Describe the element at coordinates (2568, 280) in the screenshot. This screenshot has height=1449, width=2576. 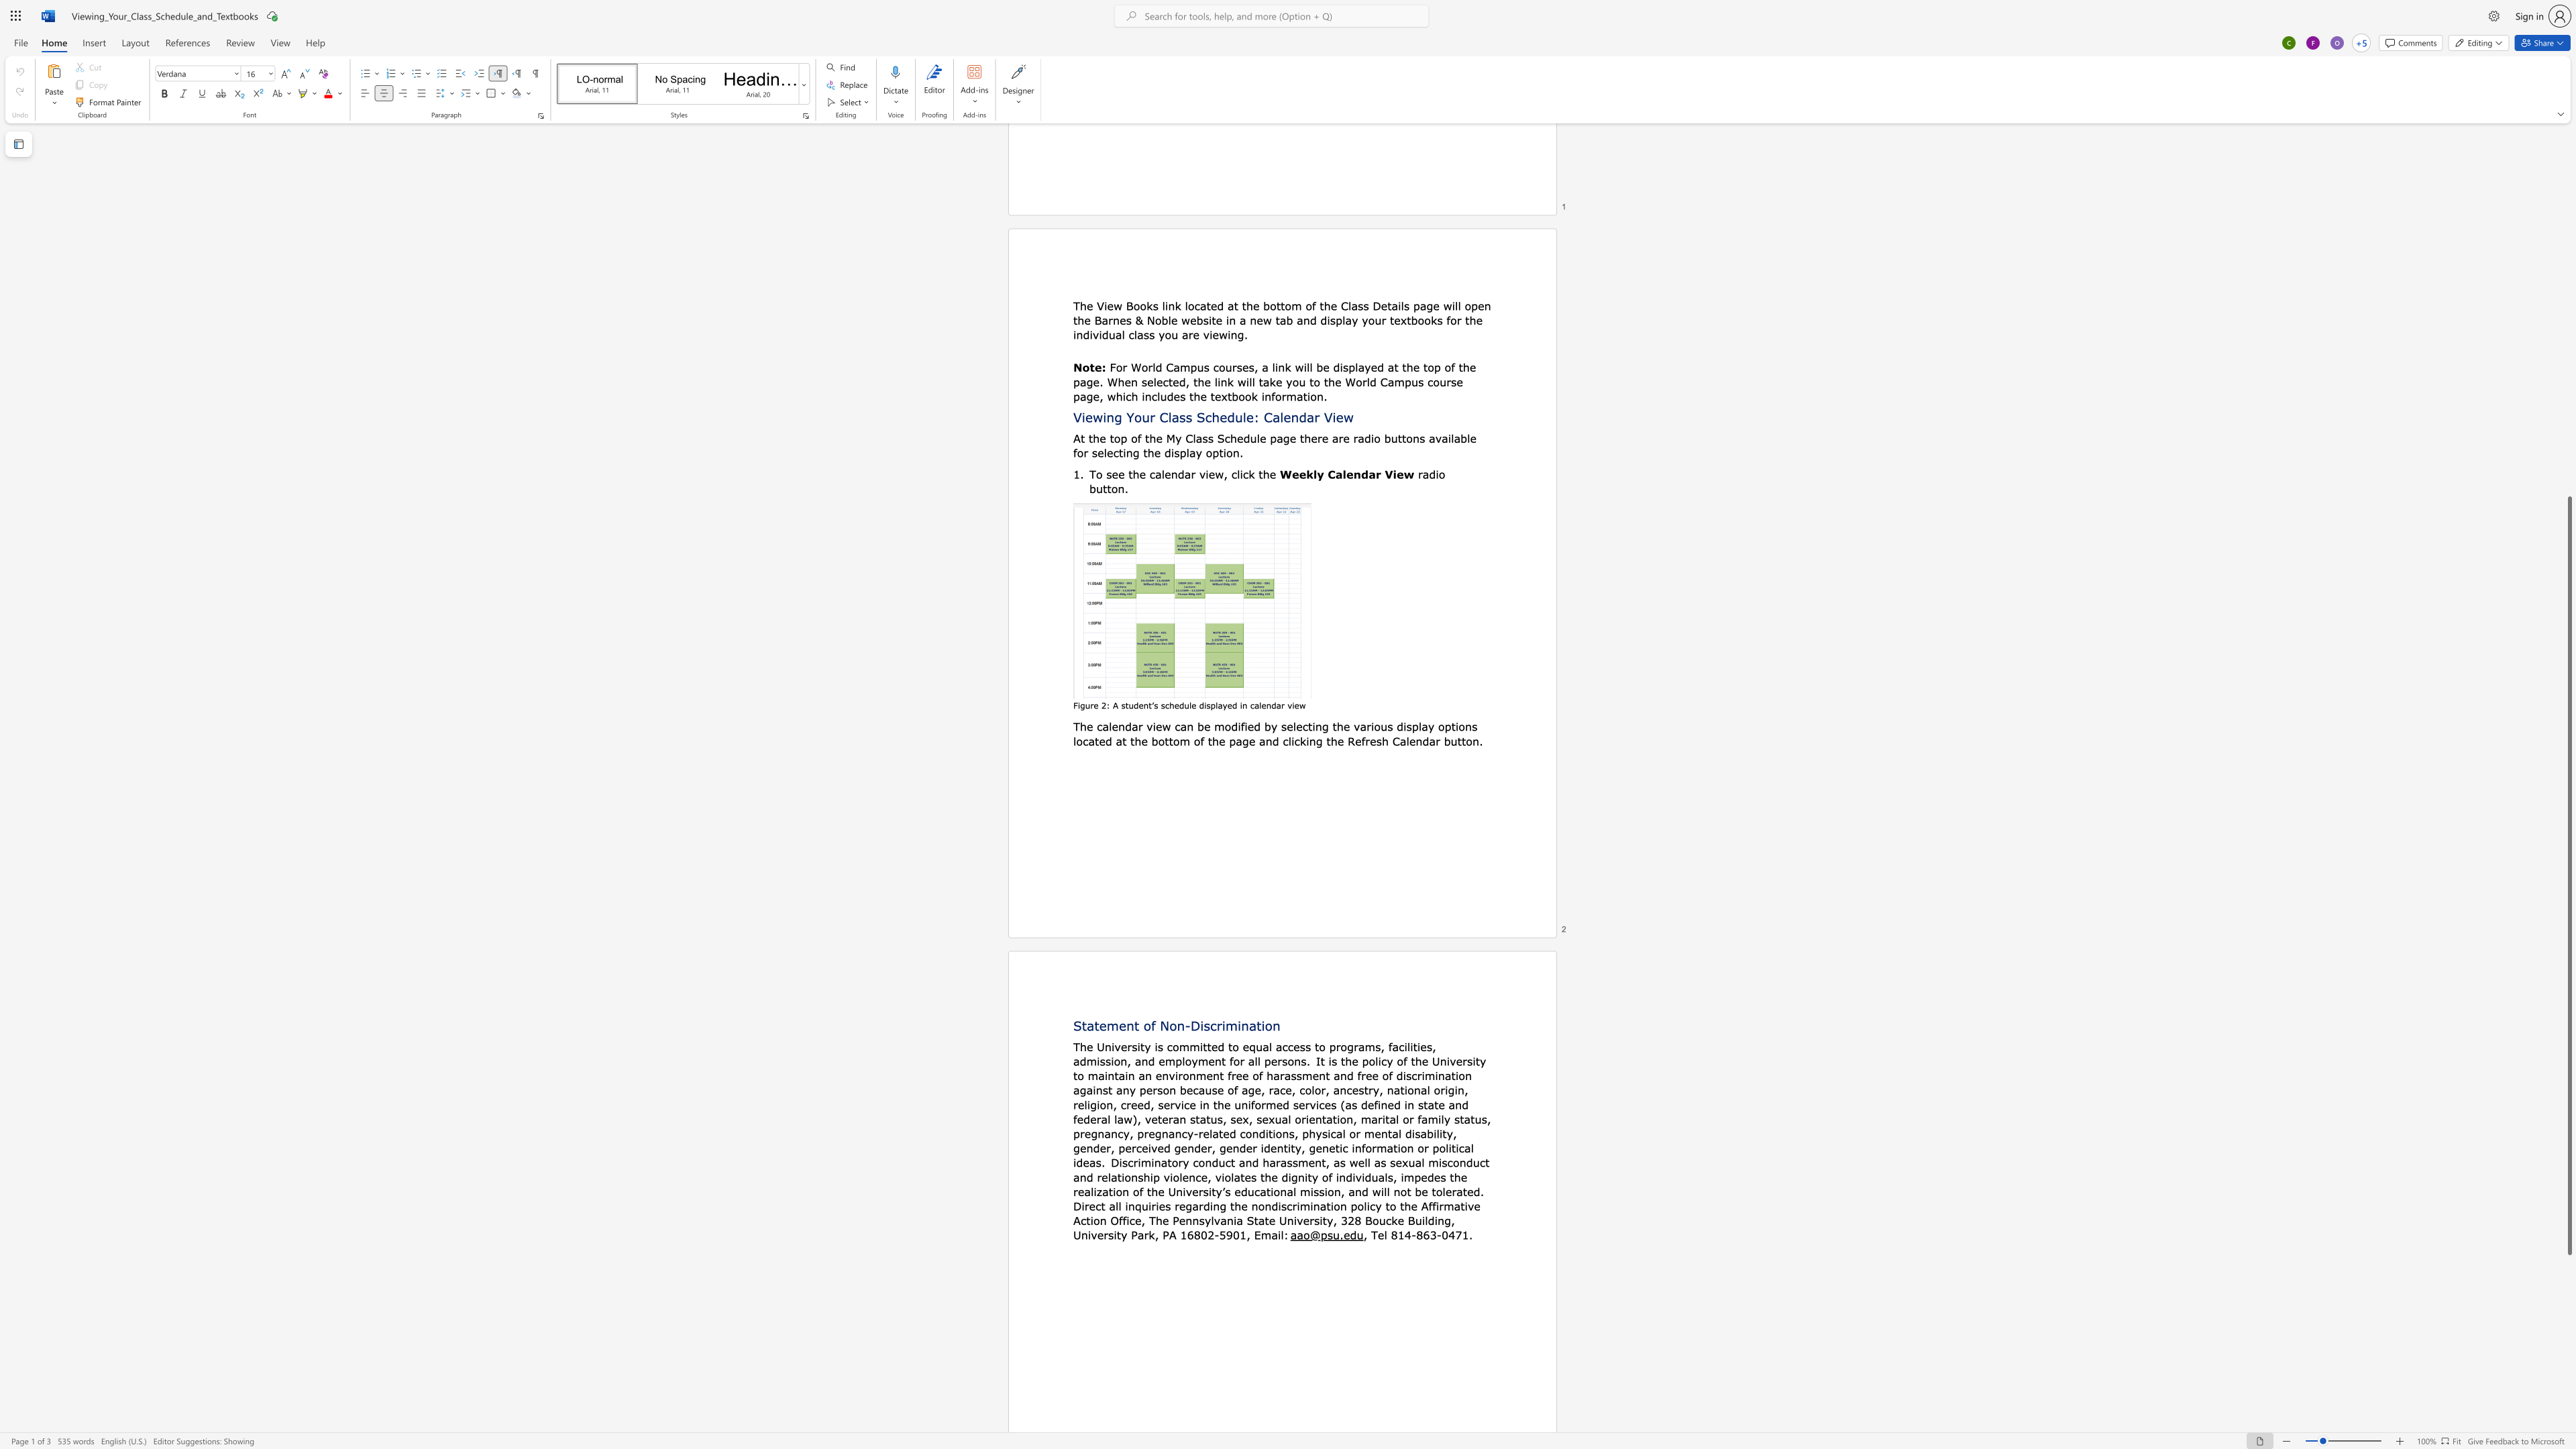
I see `the scrollbar on the right to move the page upward` at that location.